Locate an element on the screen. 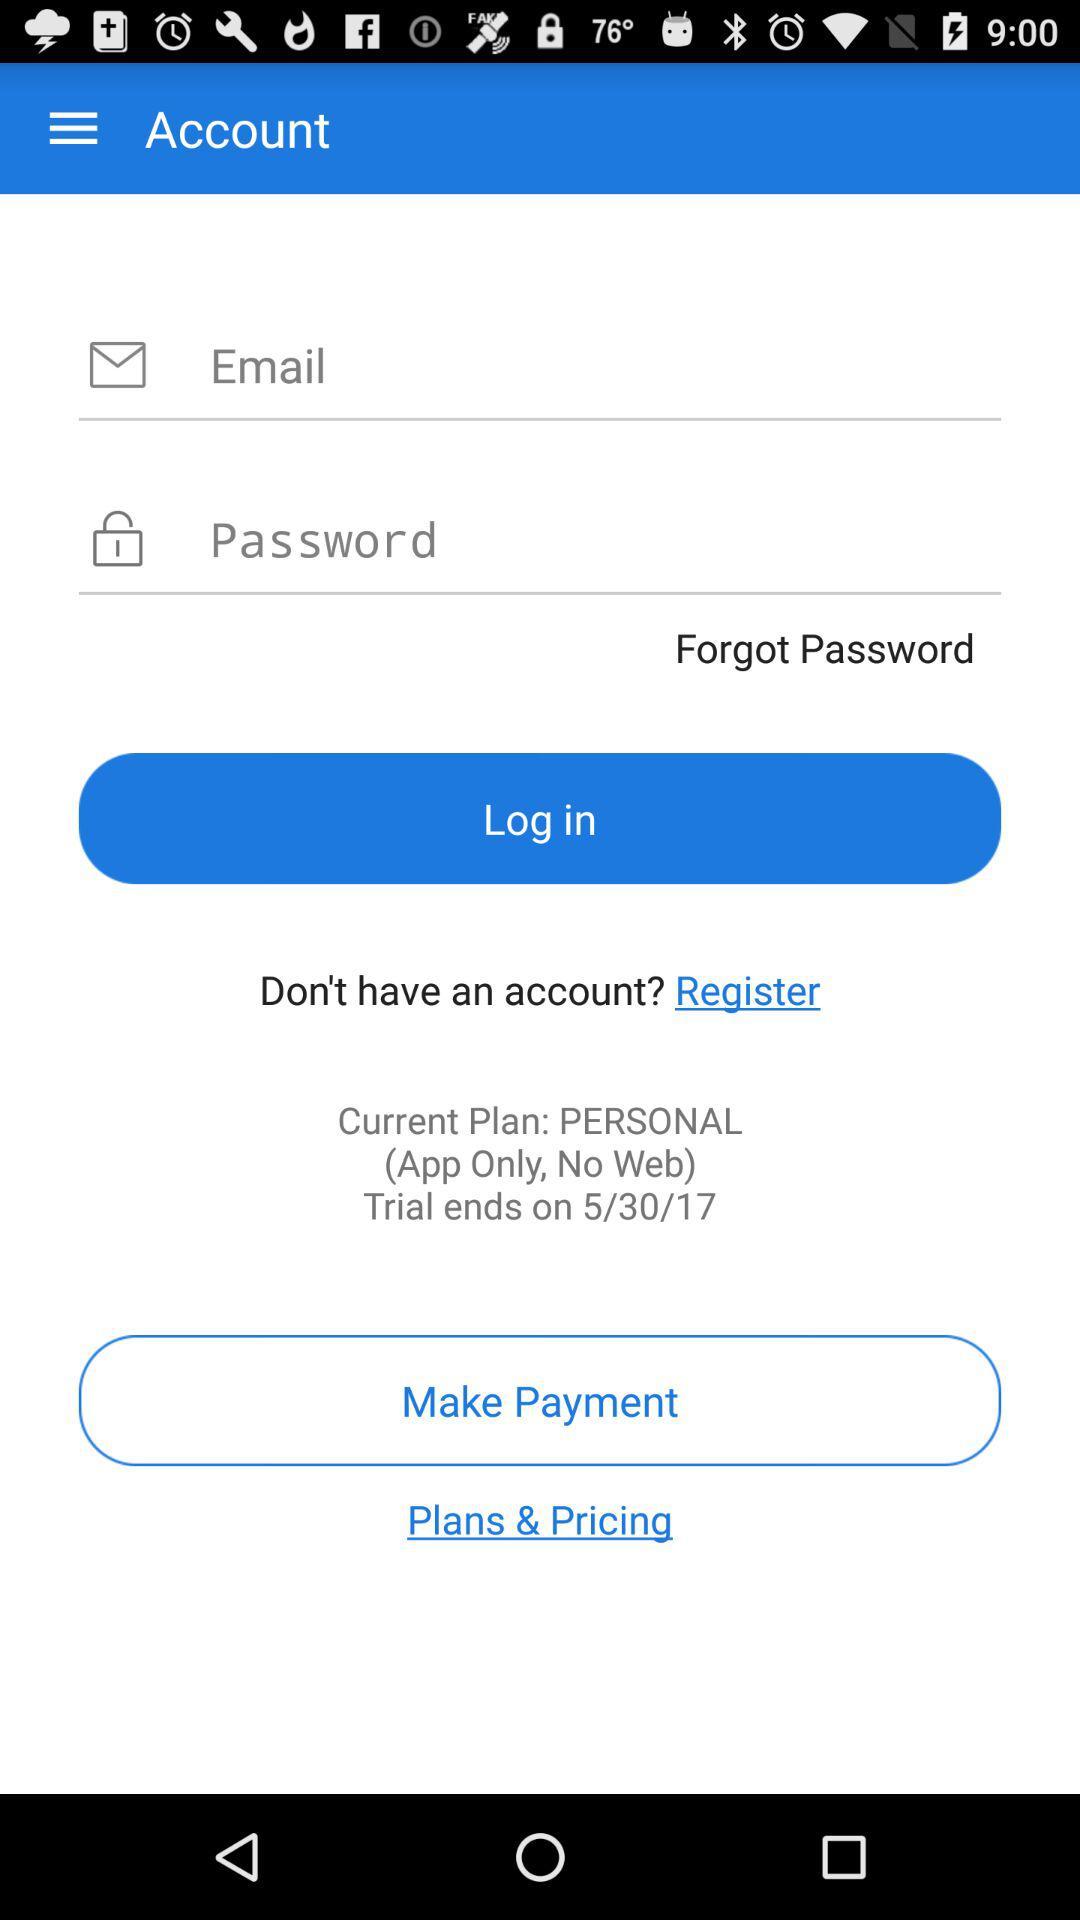 The width and height of the screenshot is (1080, 1920). write password is located at coordinates (604, 538).